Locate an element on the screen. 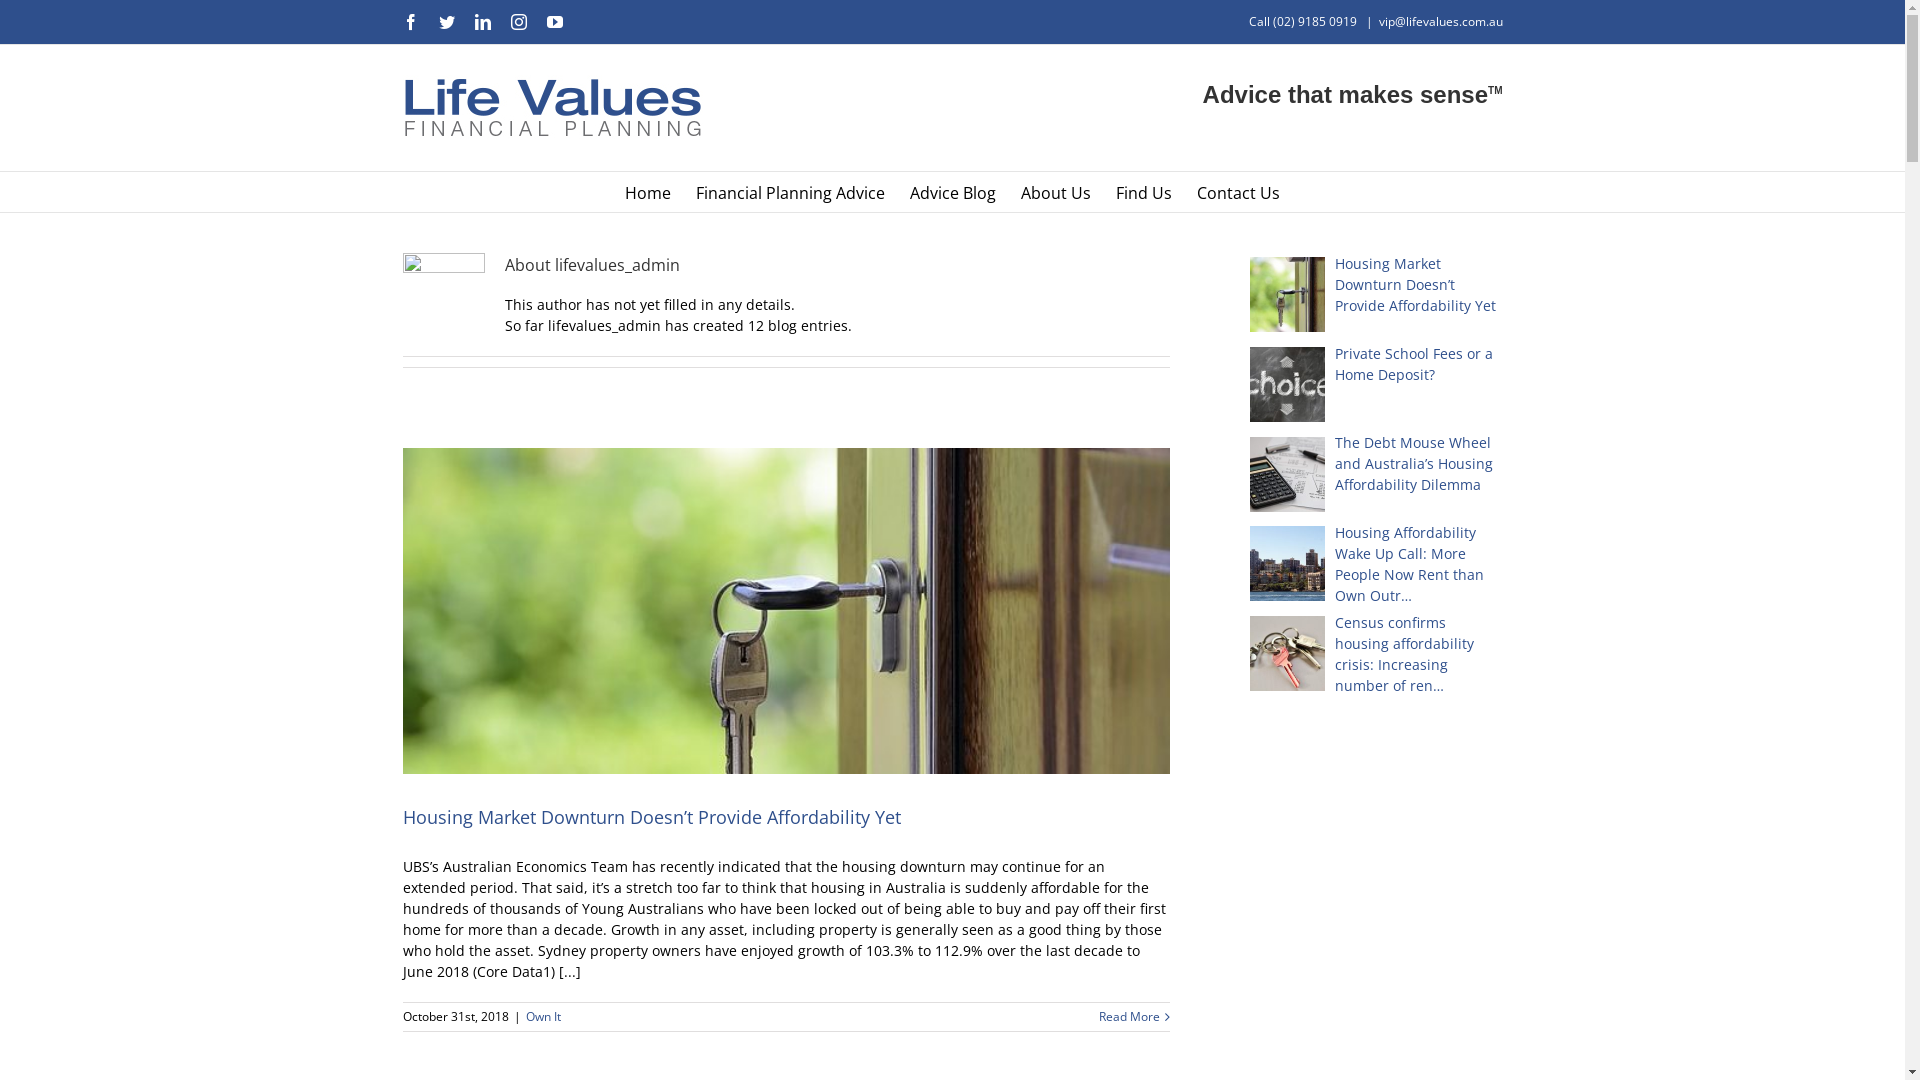 The image size is (1920, 1080). 'Financial Planning Advice' is located at coordinates (789, 192).